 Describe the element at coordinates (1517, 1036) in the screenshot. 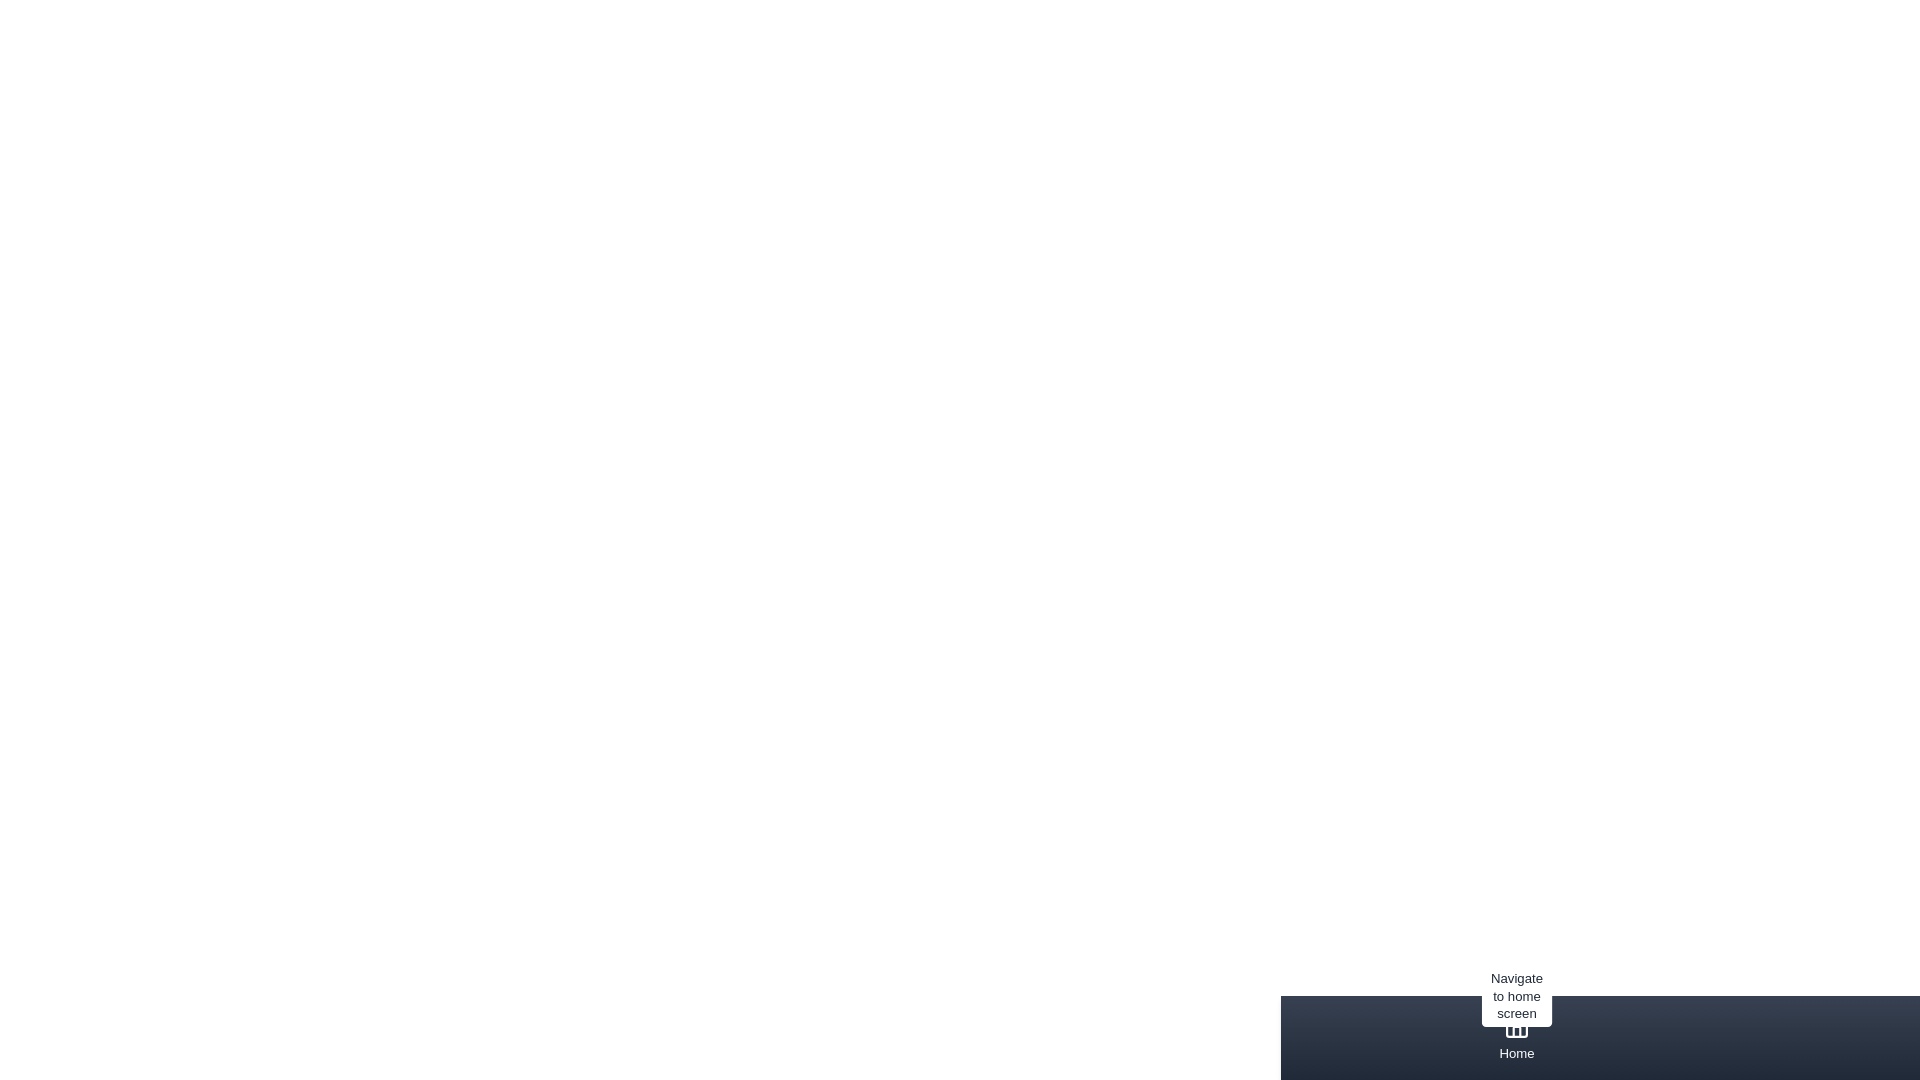

I see `the tab corresponding to Home` at that location.